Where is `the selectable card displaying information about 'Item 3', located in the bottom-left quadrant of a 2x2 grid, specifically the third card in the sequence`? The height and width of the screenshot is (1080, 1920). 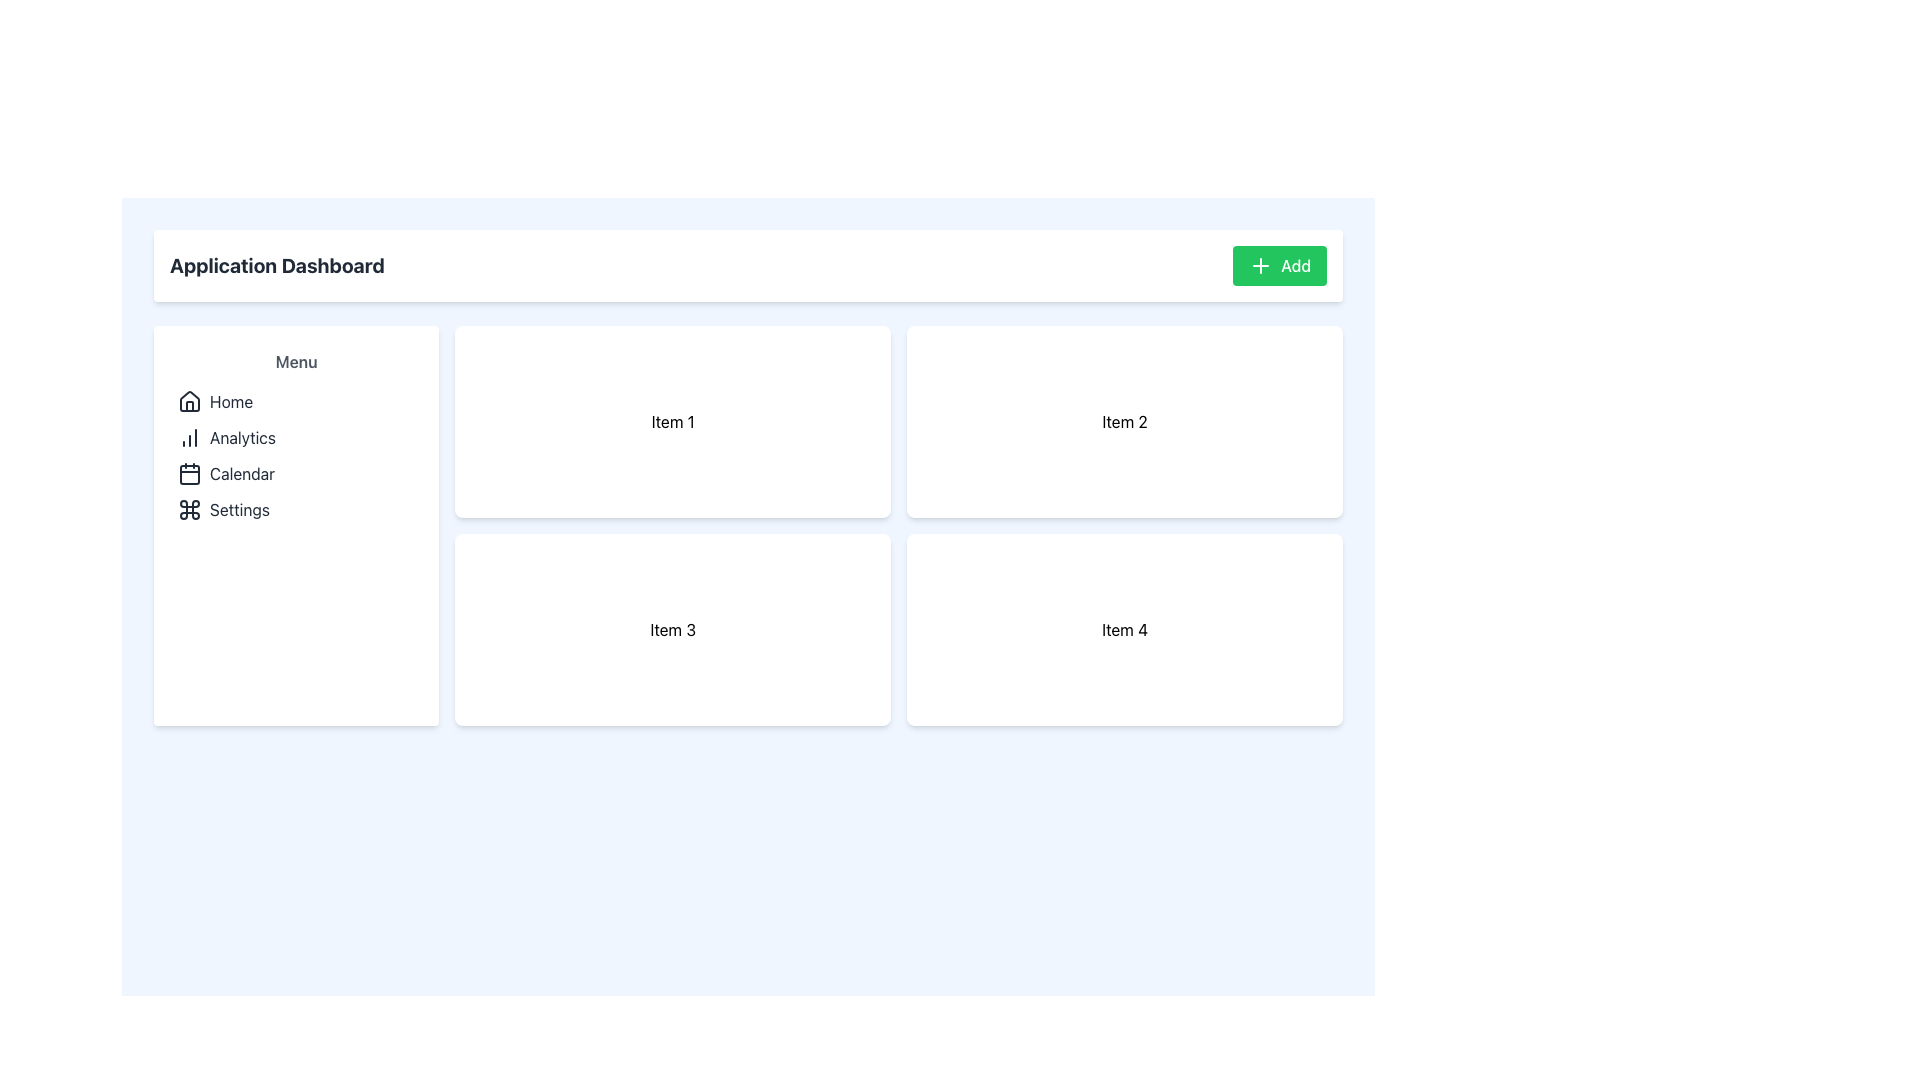 the selectable card displaying information about 'Item 3', located in the bottom-left quadrant of a 2x2 grid, specifically the third card in the sequence is located at coordinates (673, 628).